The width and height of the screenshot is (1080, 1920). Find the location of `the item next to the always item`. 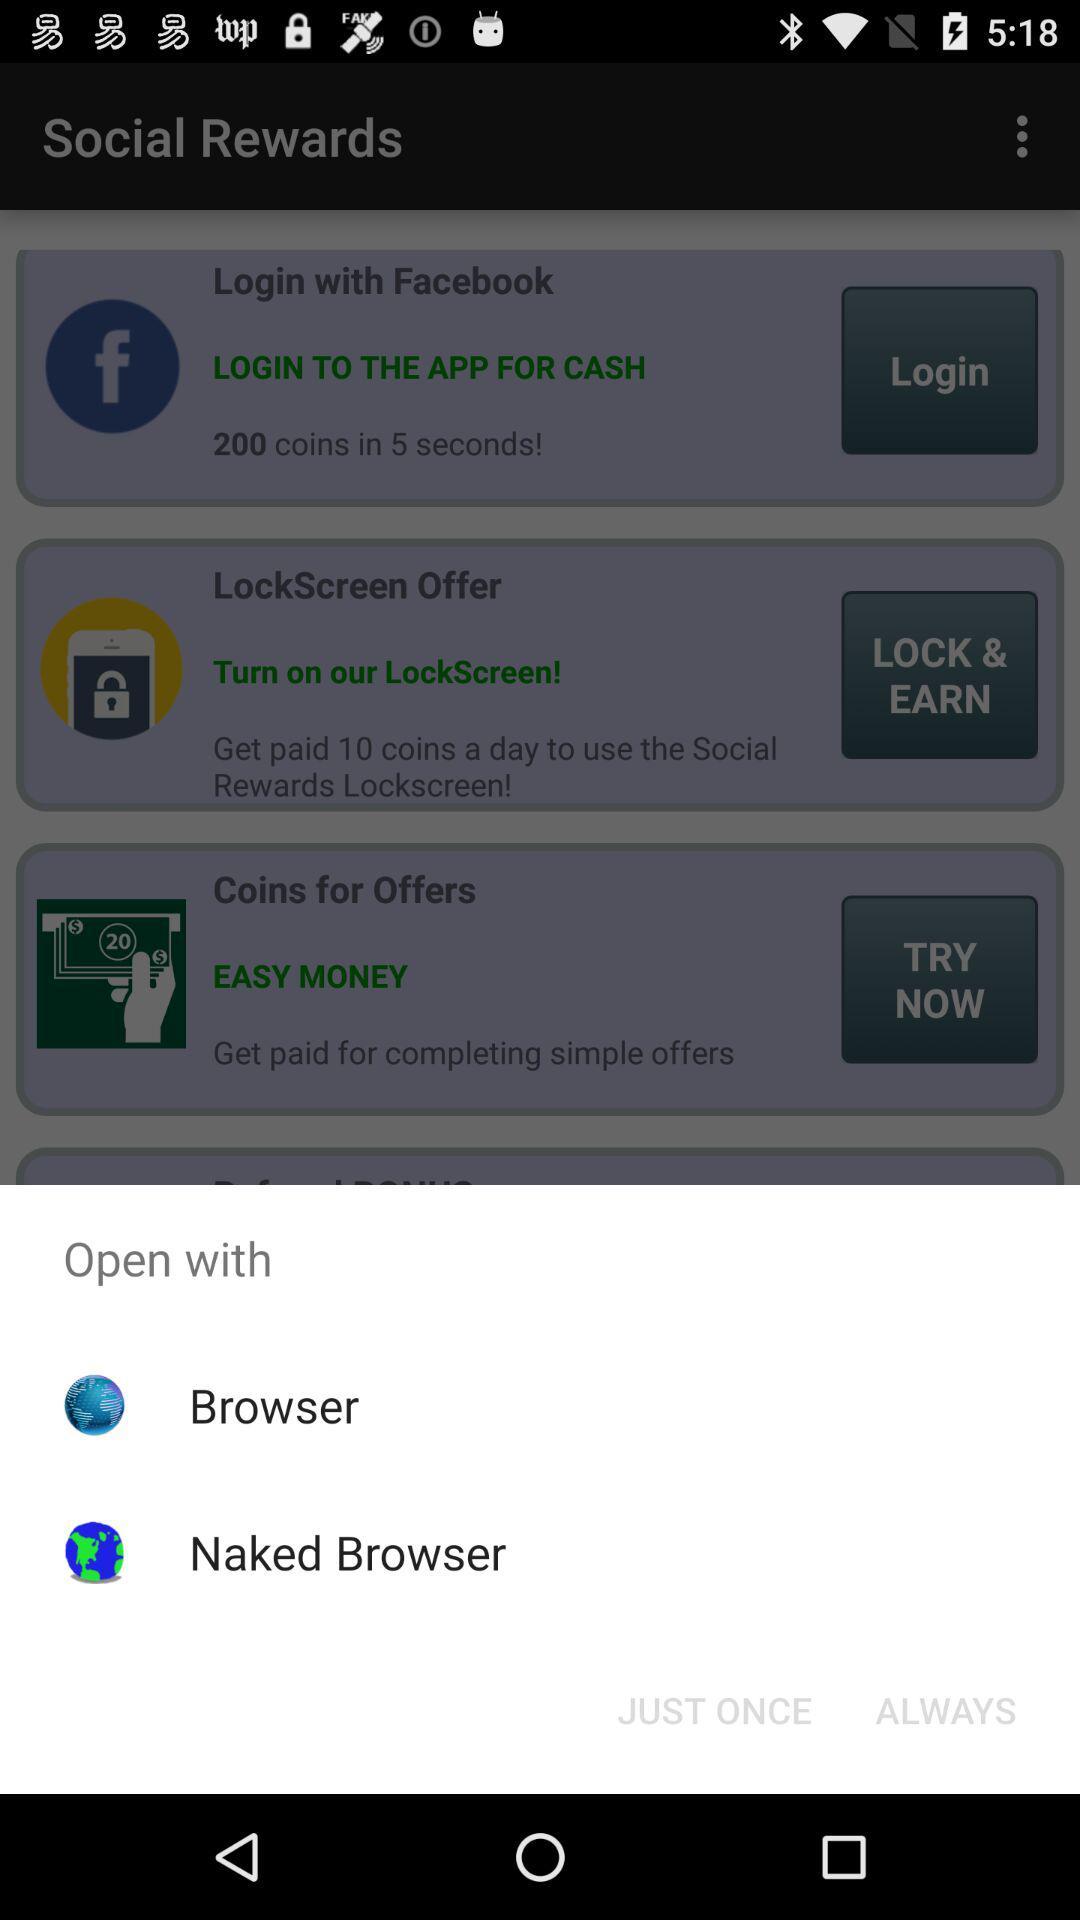

the item next to the always item is located at coordinates (713, 1708).